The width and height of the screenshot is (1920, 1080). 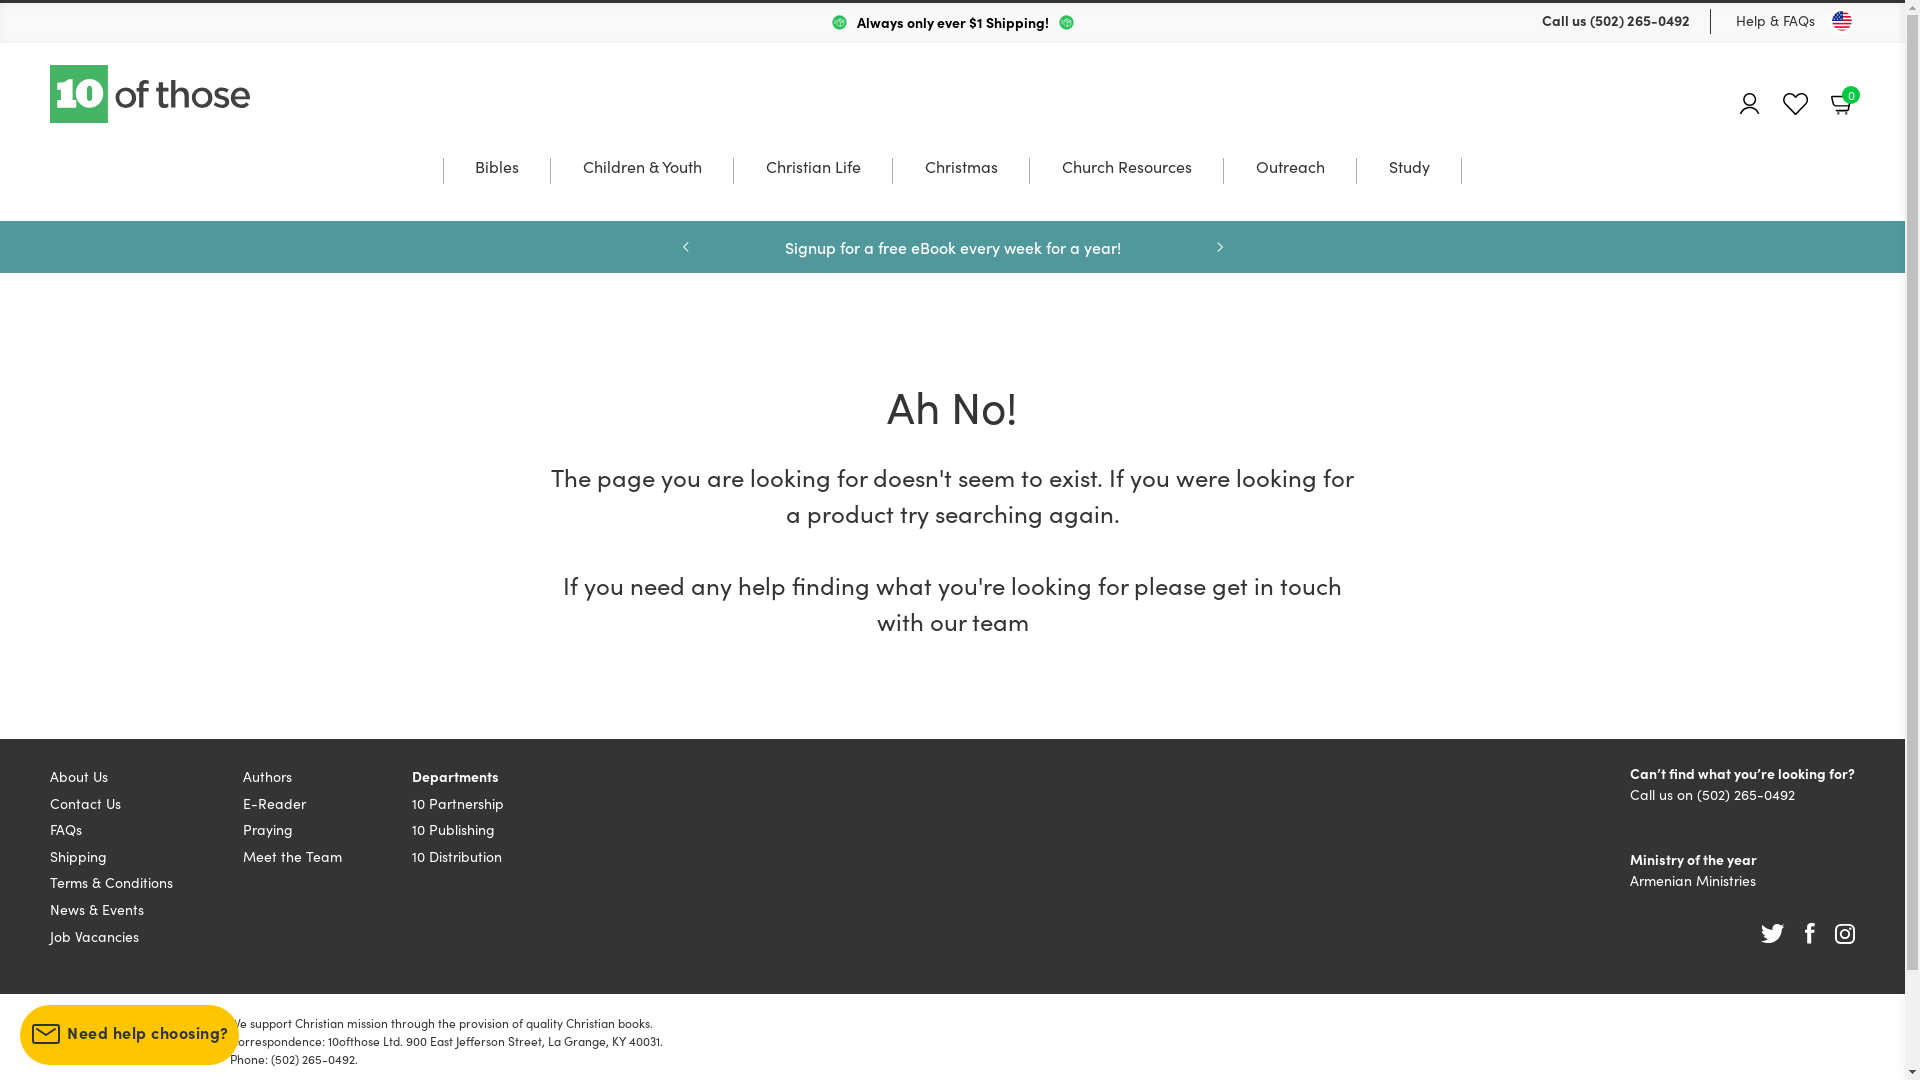 What do you see at coordinates (78, 774) in the screenshot?
I see `'About Us'` at bounding box center [78, 774].